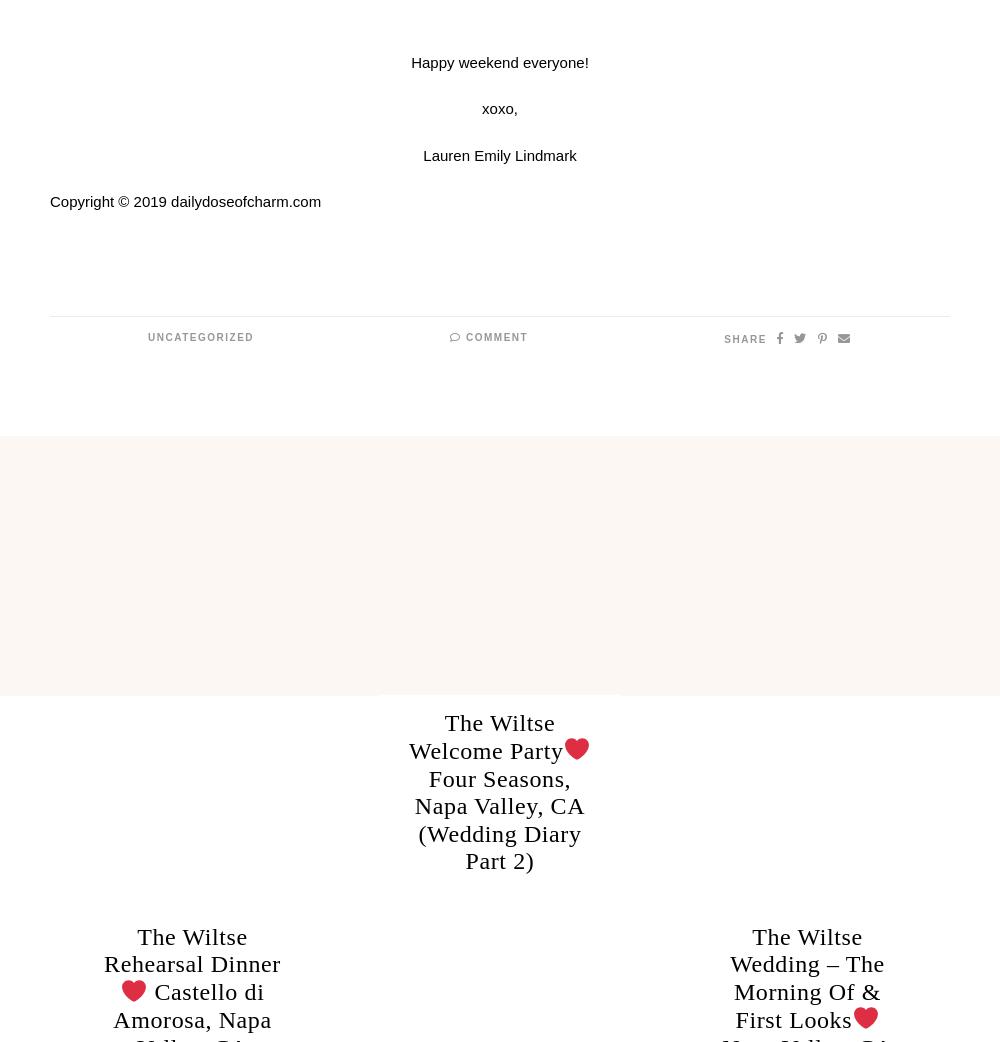  I want to click on 'Lauren Emily Lindmark', so click(423, 154).